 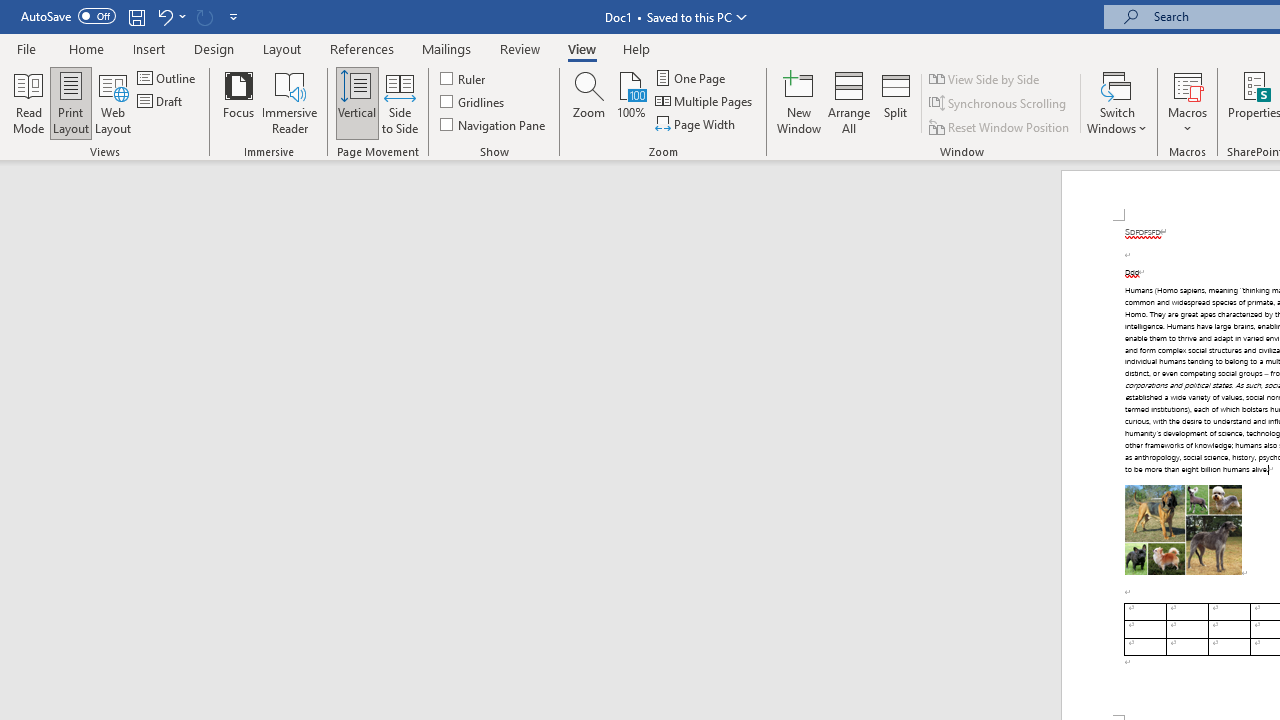 What do you see at coordinates (1183, 529) in the screenshot?
I see `'Morphological variation in six dogs'` at bounding box center [1183, 529].